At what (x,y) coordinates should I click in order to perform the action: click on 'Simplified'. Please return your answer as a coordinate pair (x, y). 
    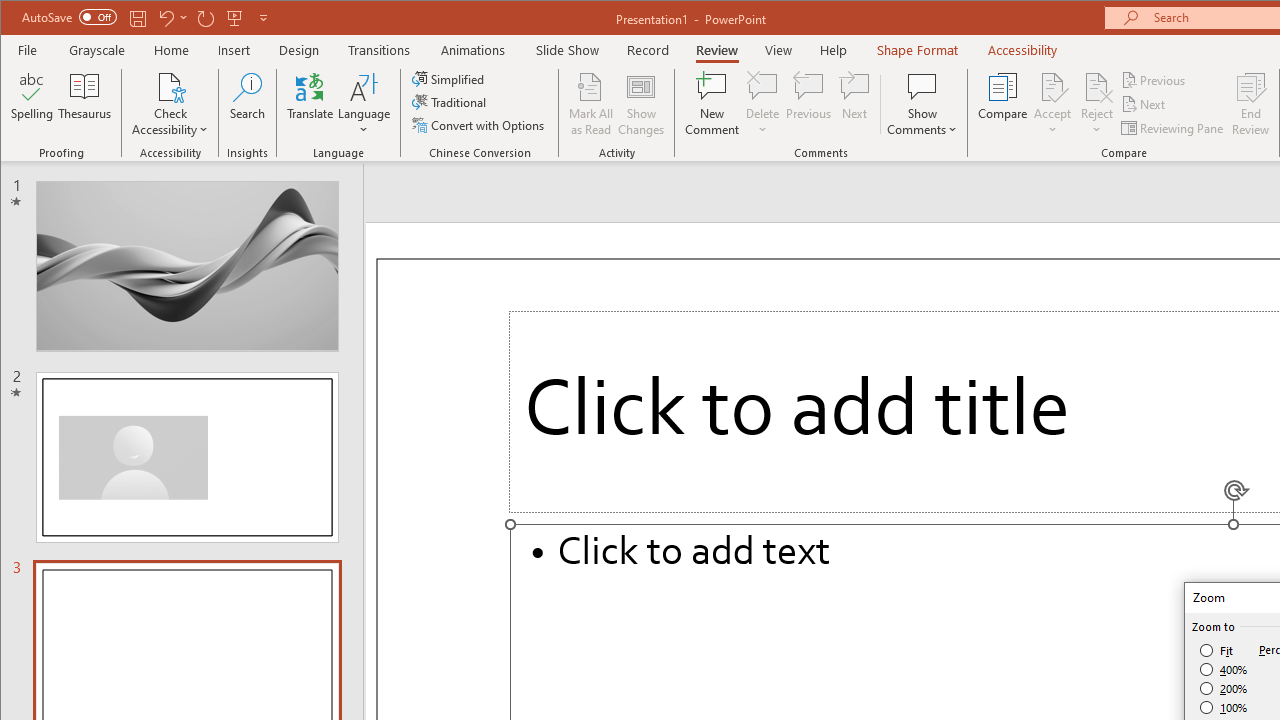
    Looking at the image, I should click on (449, 78).